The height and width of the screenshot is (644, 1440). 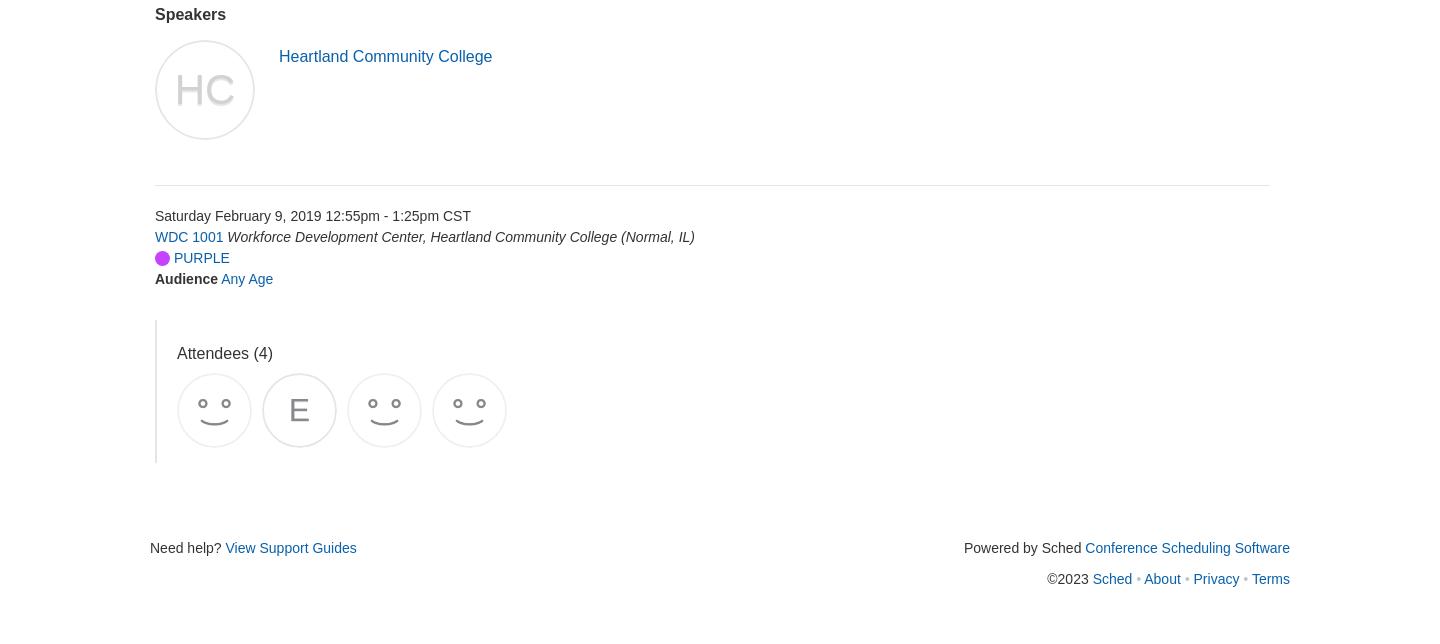 I want to click on 'Sched', so click(x=1110, y=577).